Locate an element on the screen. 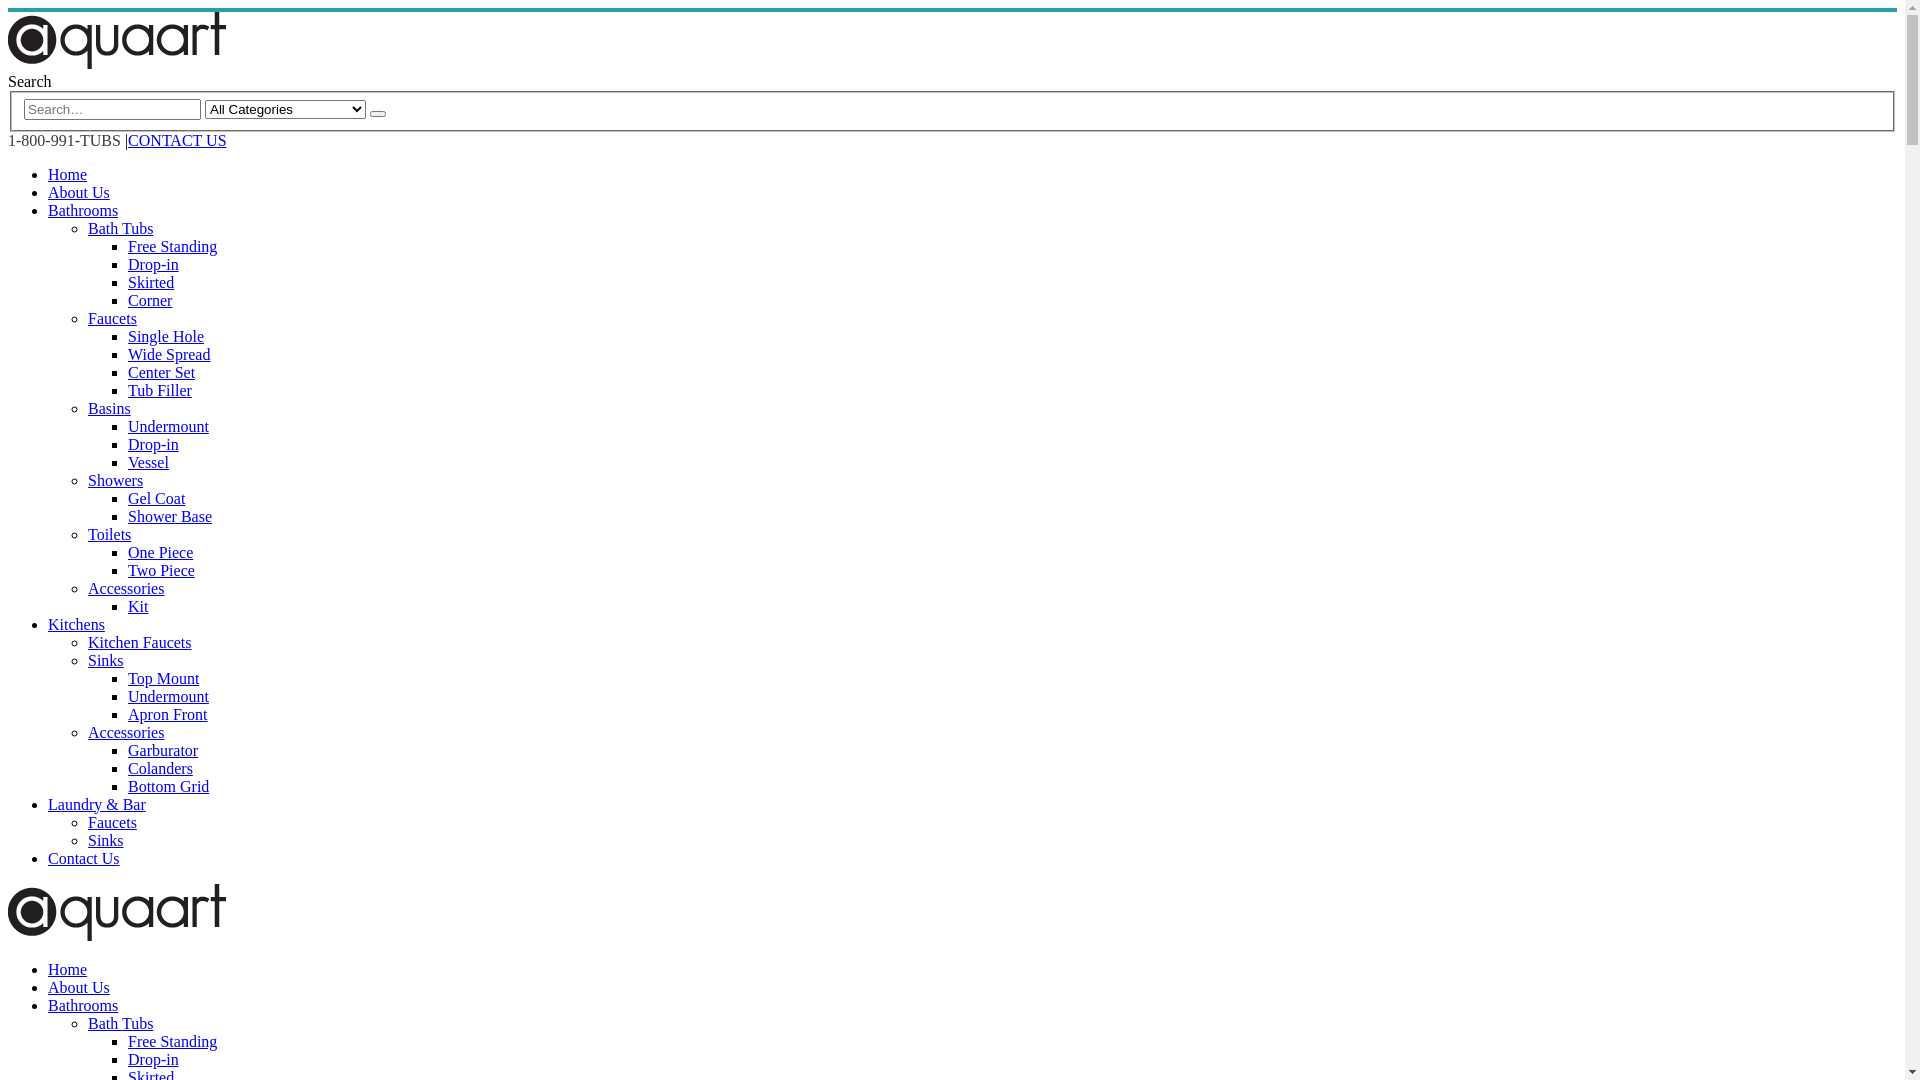  'One Piece' is located at coordinates (160, 552).